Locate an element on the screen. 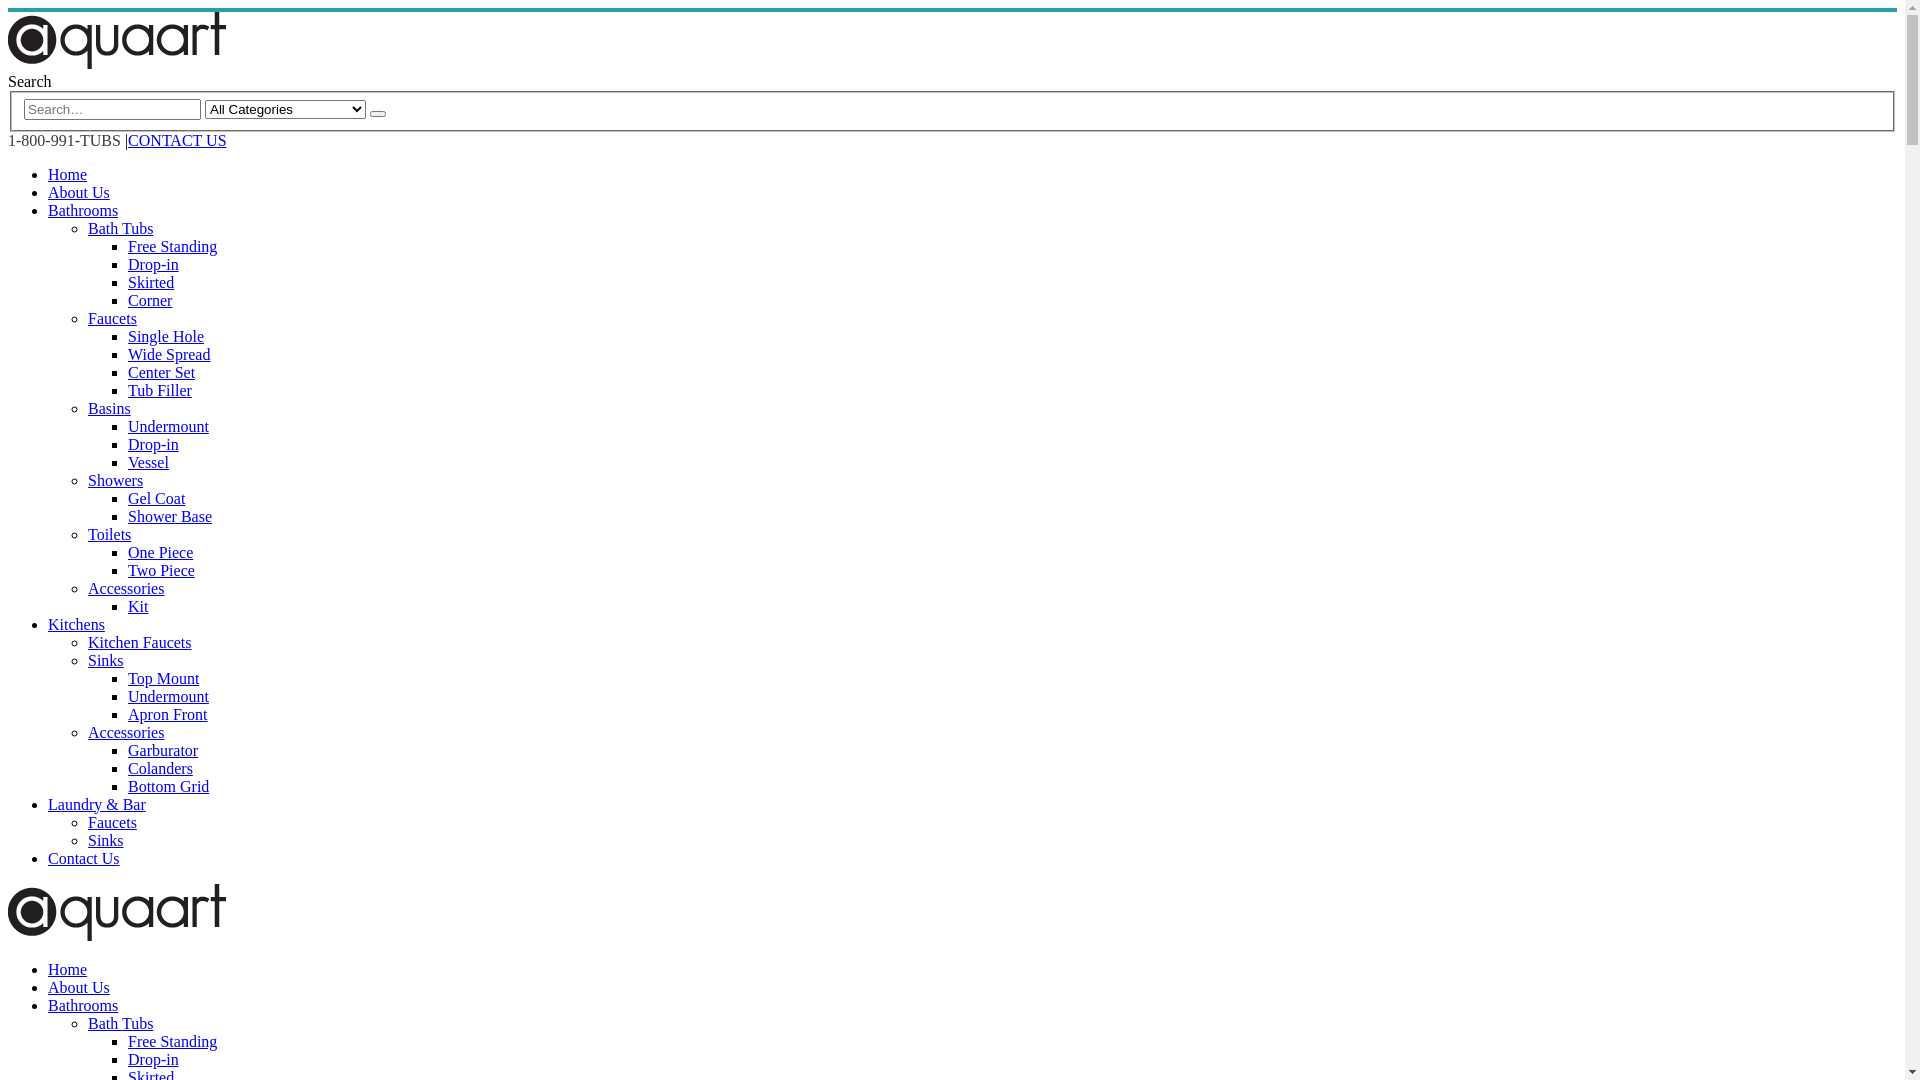  'One Piece' is located at coordinates (160, 552).